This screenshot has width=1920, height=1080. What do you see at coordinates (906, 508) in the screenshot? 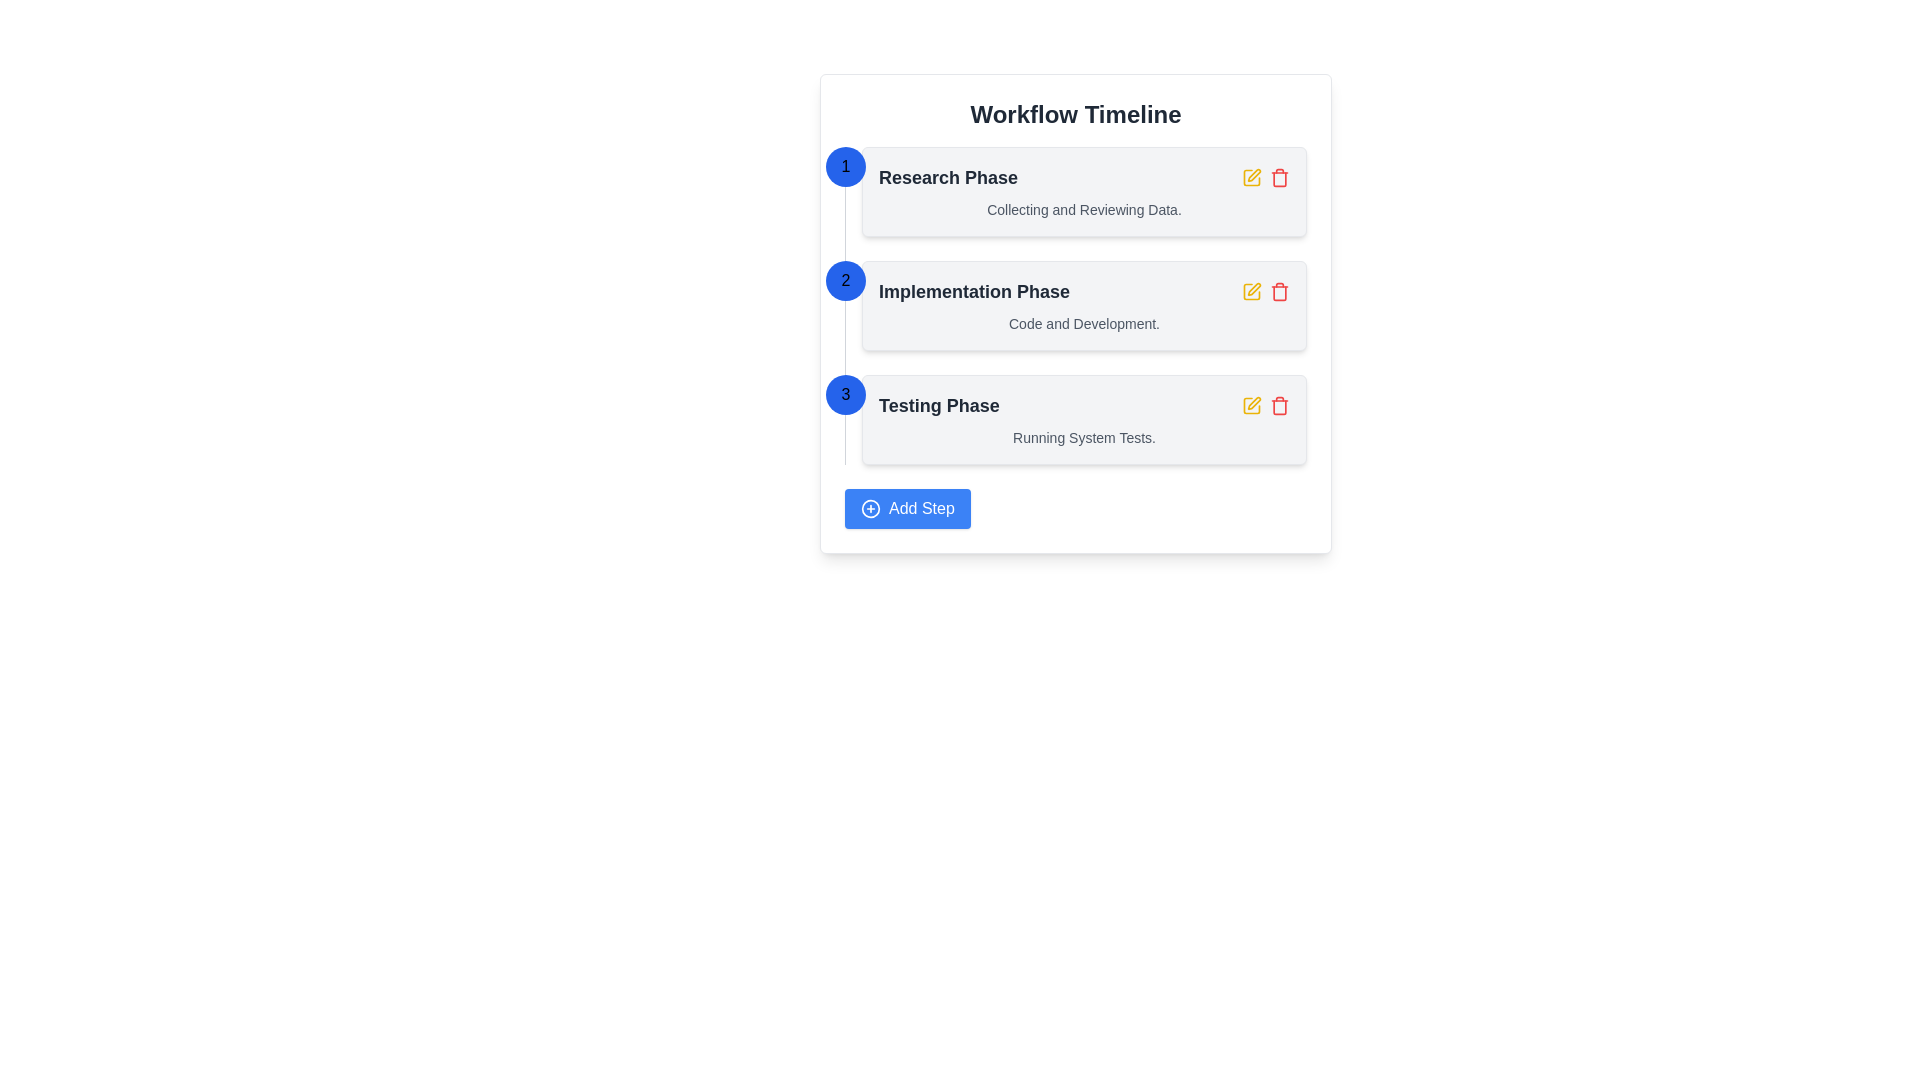
I see `the 'Add Step' button, which has a blue background, white text, and a plus icon, to observe the background color change` at bounding box center [906, 508].